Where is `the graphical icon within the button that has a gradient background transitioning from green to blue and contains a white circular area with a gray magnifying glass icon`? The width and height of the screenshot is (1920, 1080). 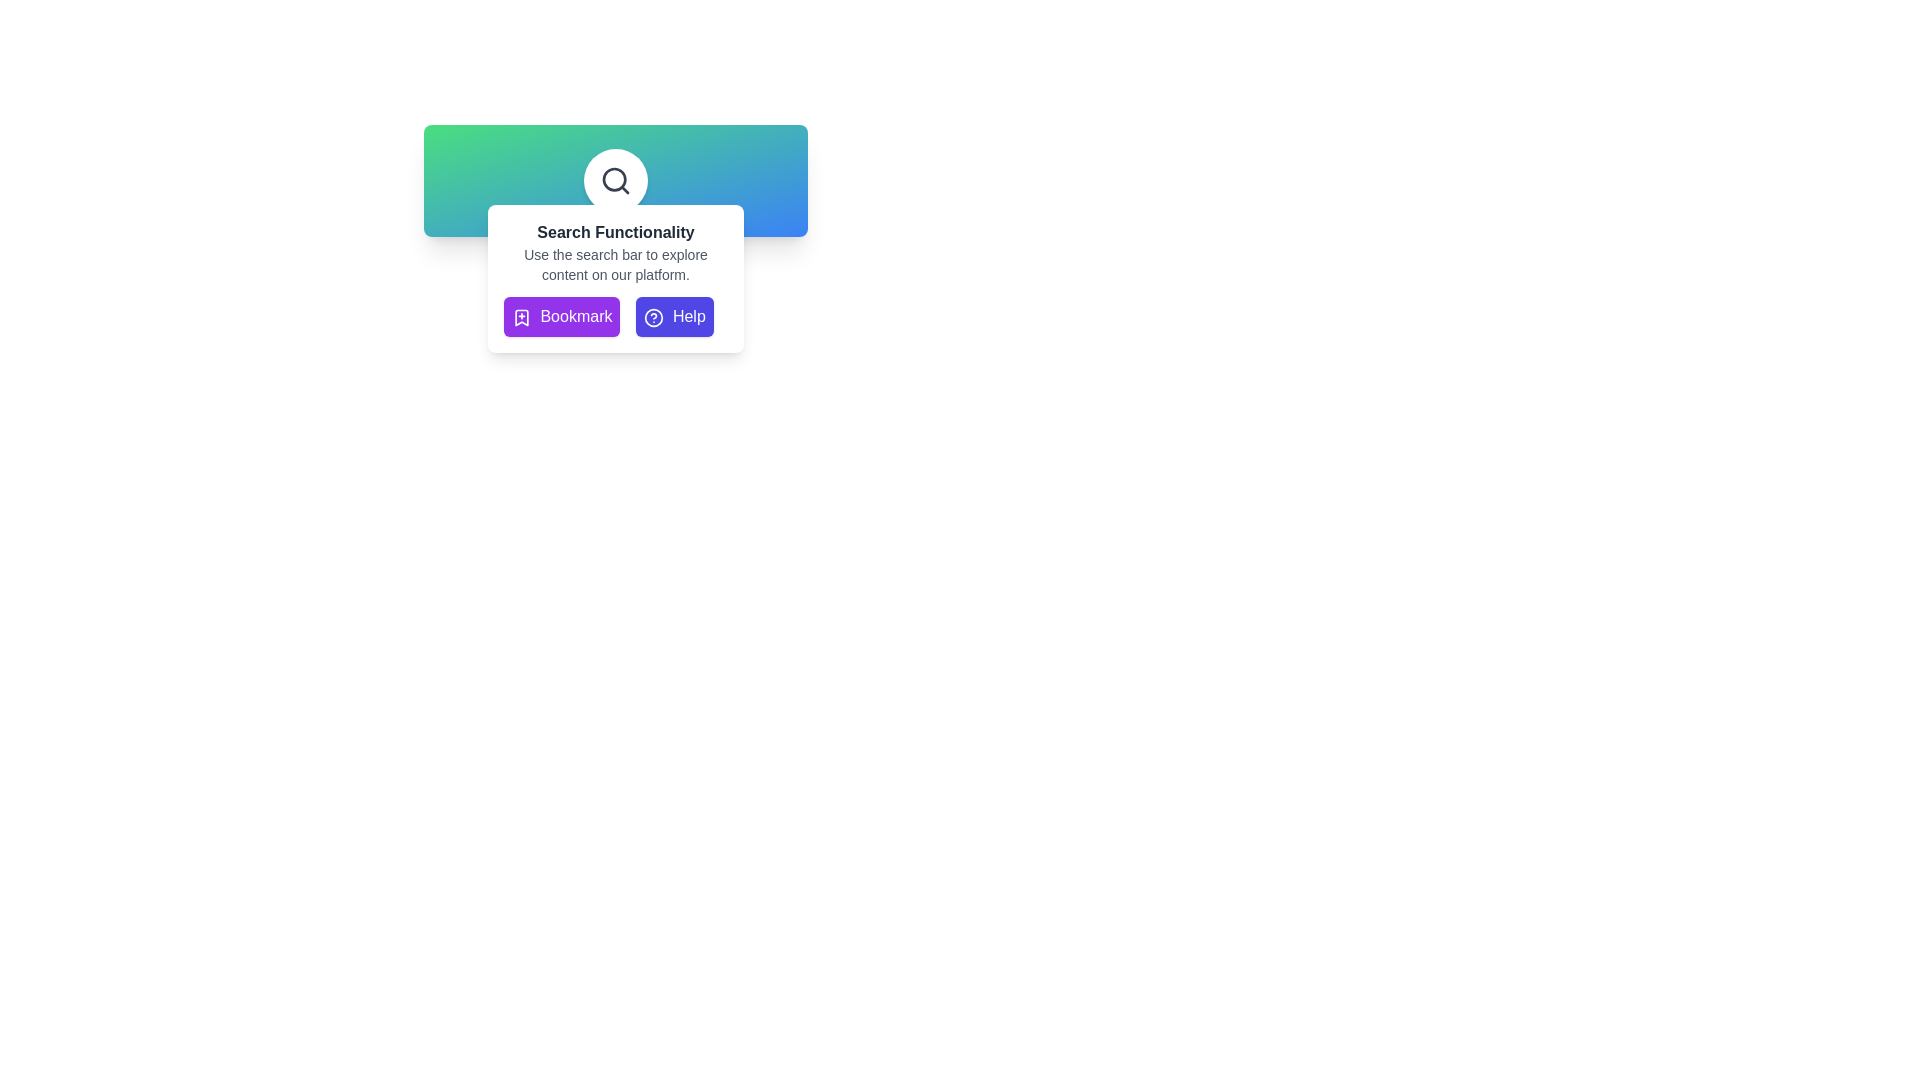
the graphical icon within the button that has a gradient background transitioning from green to blue and contains a white circular area with a gray magnifying glass icon is located at coordinates (614, 181).